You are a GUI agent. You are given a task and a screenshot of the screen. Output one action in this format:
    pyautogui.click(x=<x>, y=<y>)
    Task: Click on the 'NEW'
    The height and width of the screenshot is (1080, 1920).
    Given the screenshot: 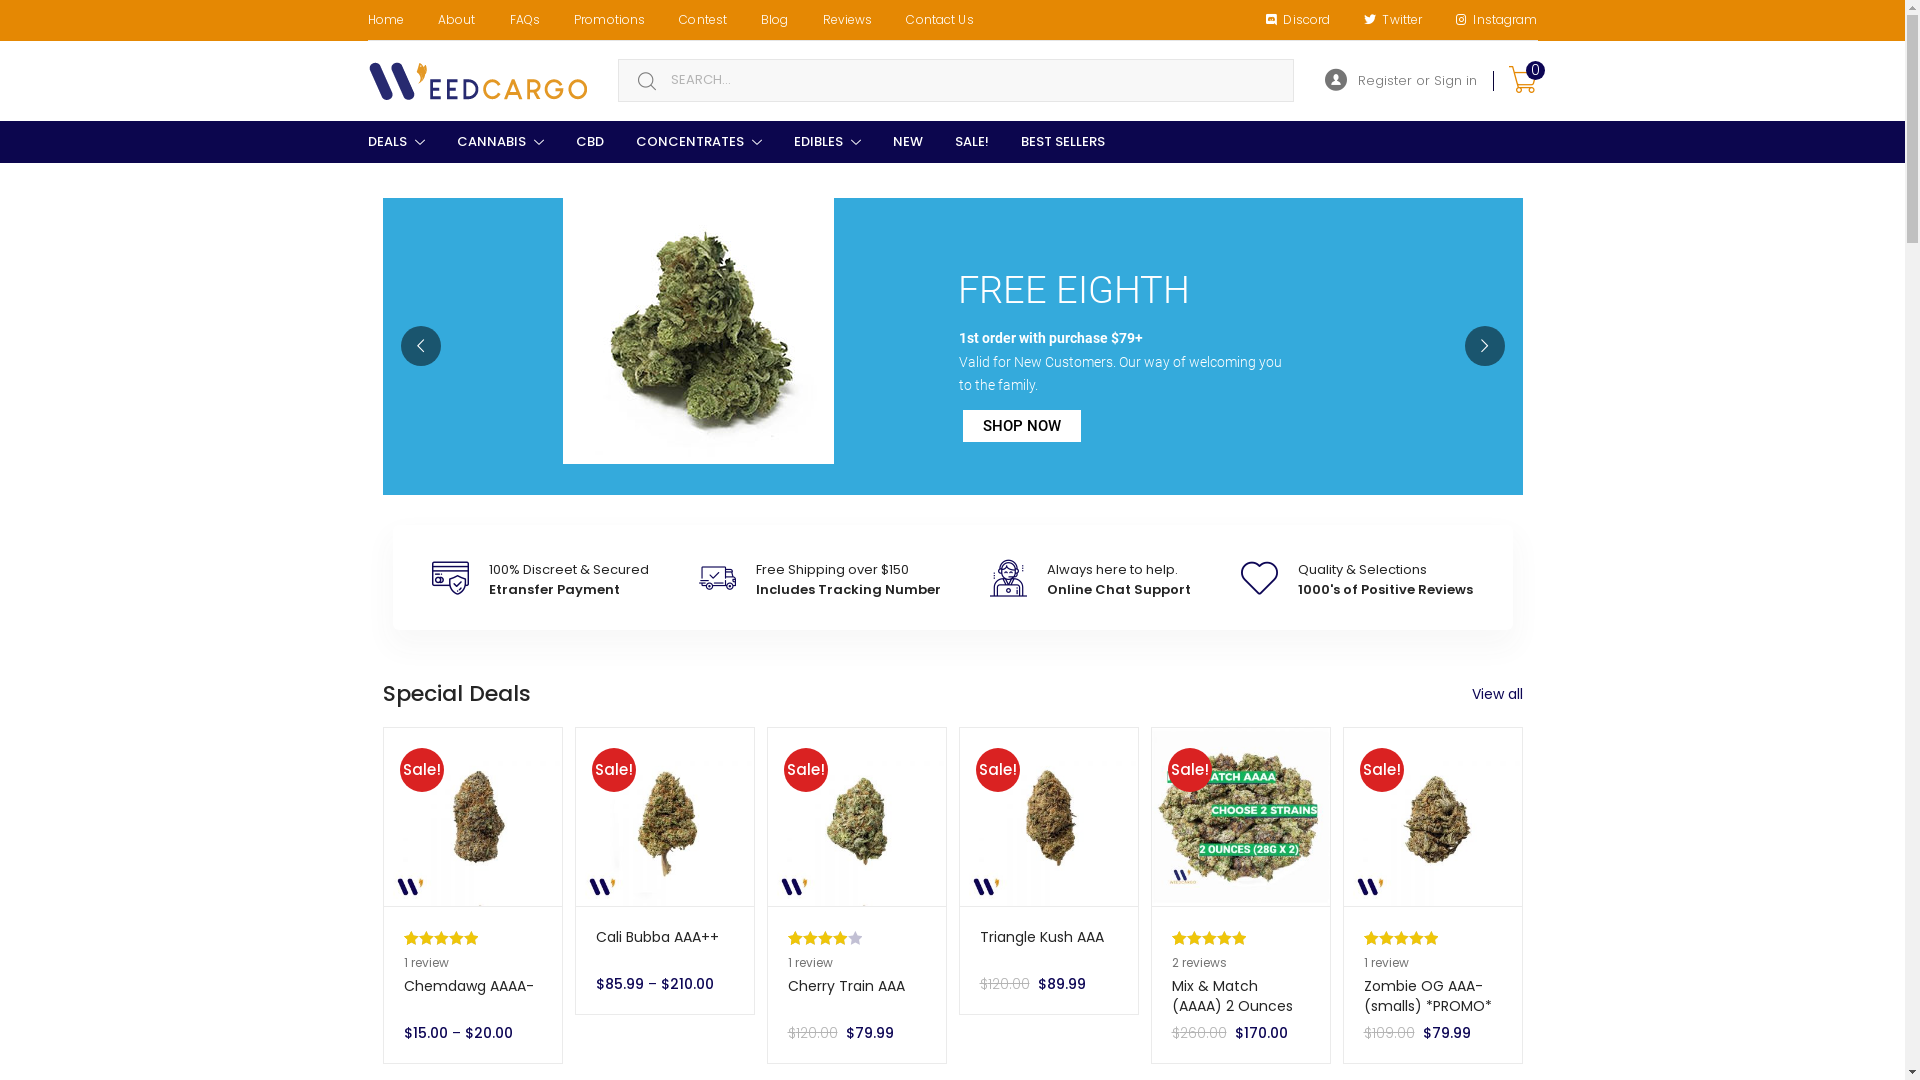 What is the action you would take?
    pyautogui.click(x=906, y=141)
    